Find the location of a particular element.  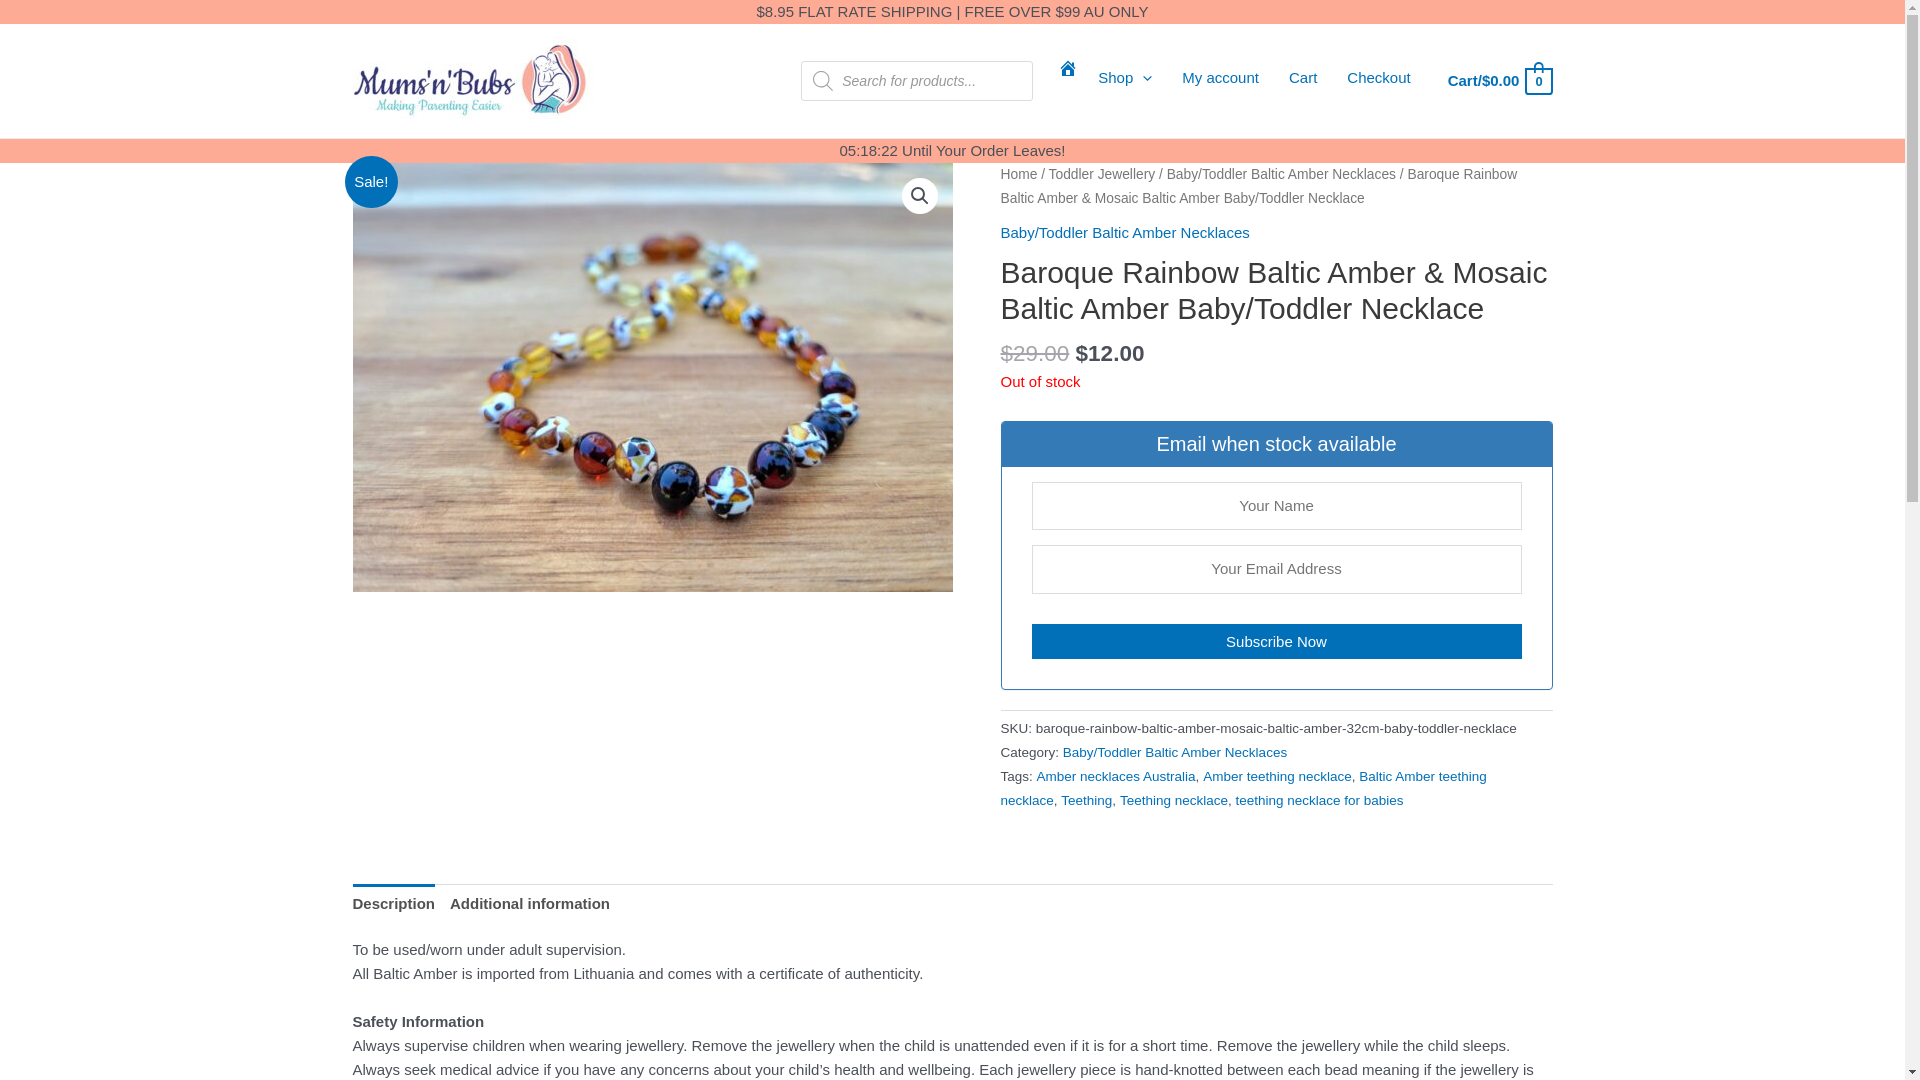

'Teething' is located at coordinates (1085, 799).